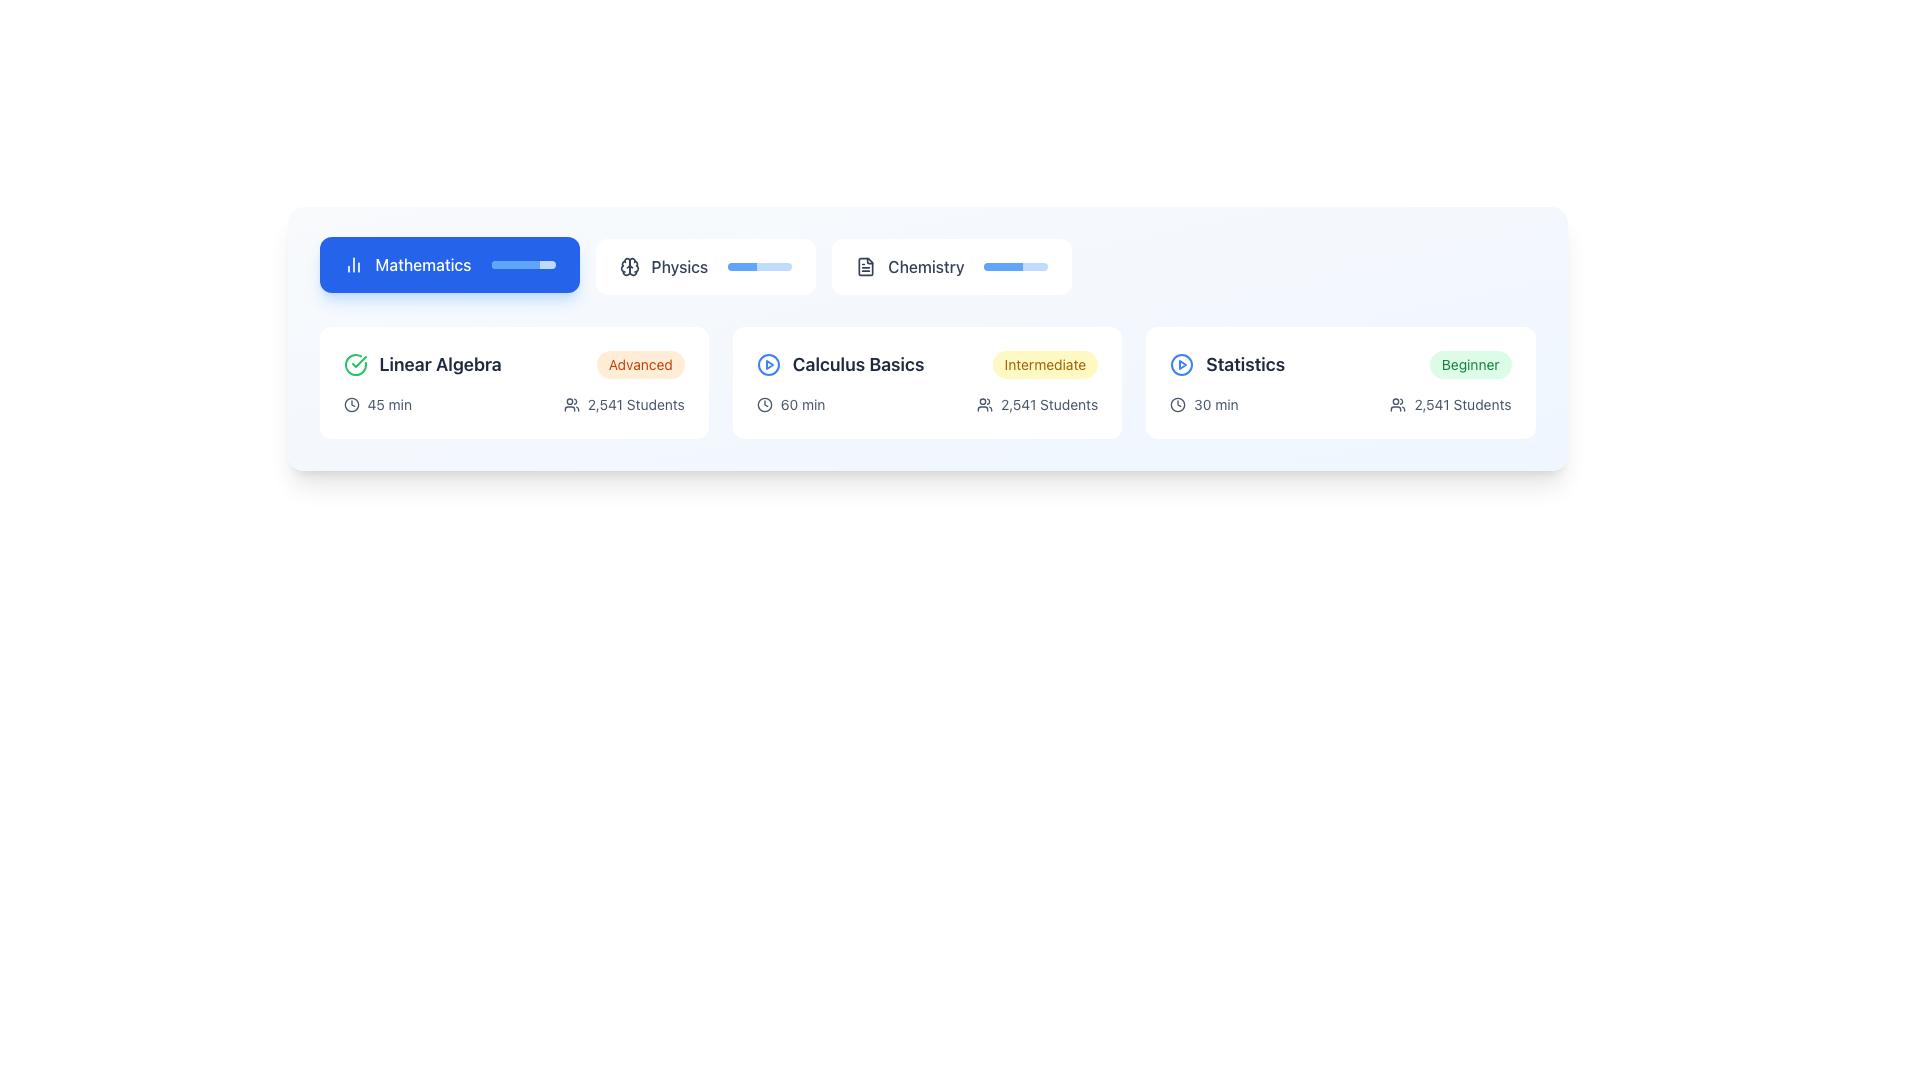  I want to click on informational content displayed under the title 'Calculus Basics' in the second card, which shows '60 min' duration and '2,541 Students' enrolled, so click(926, 405).